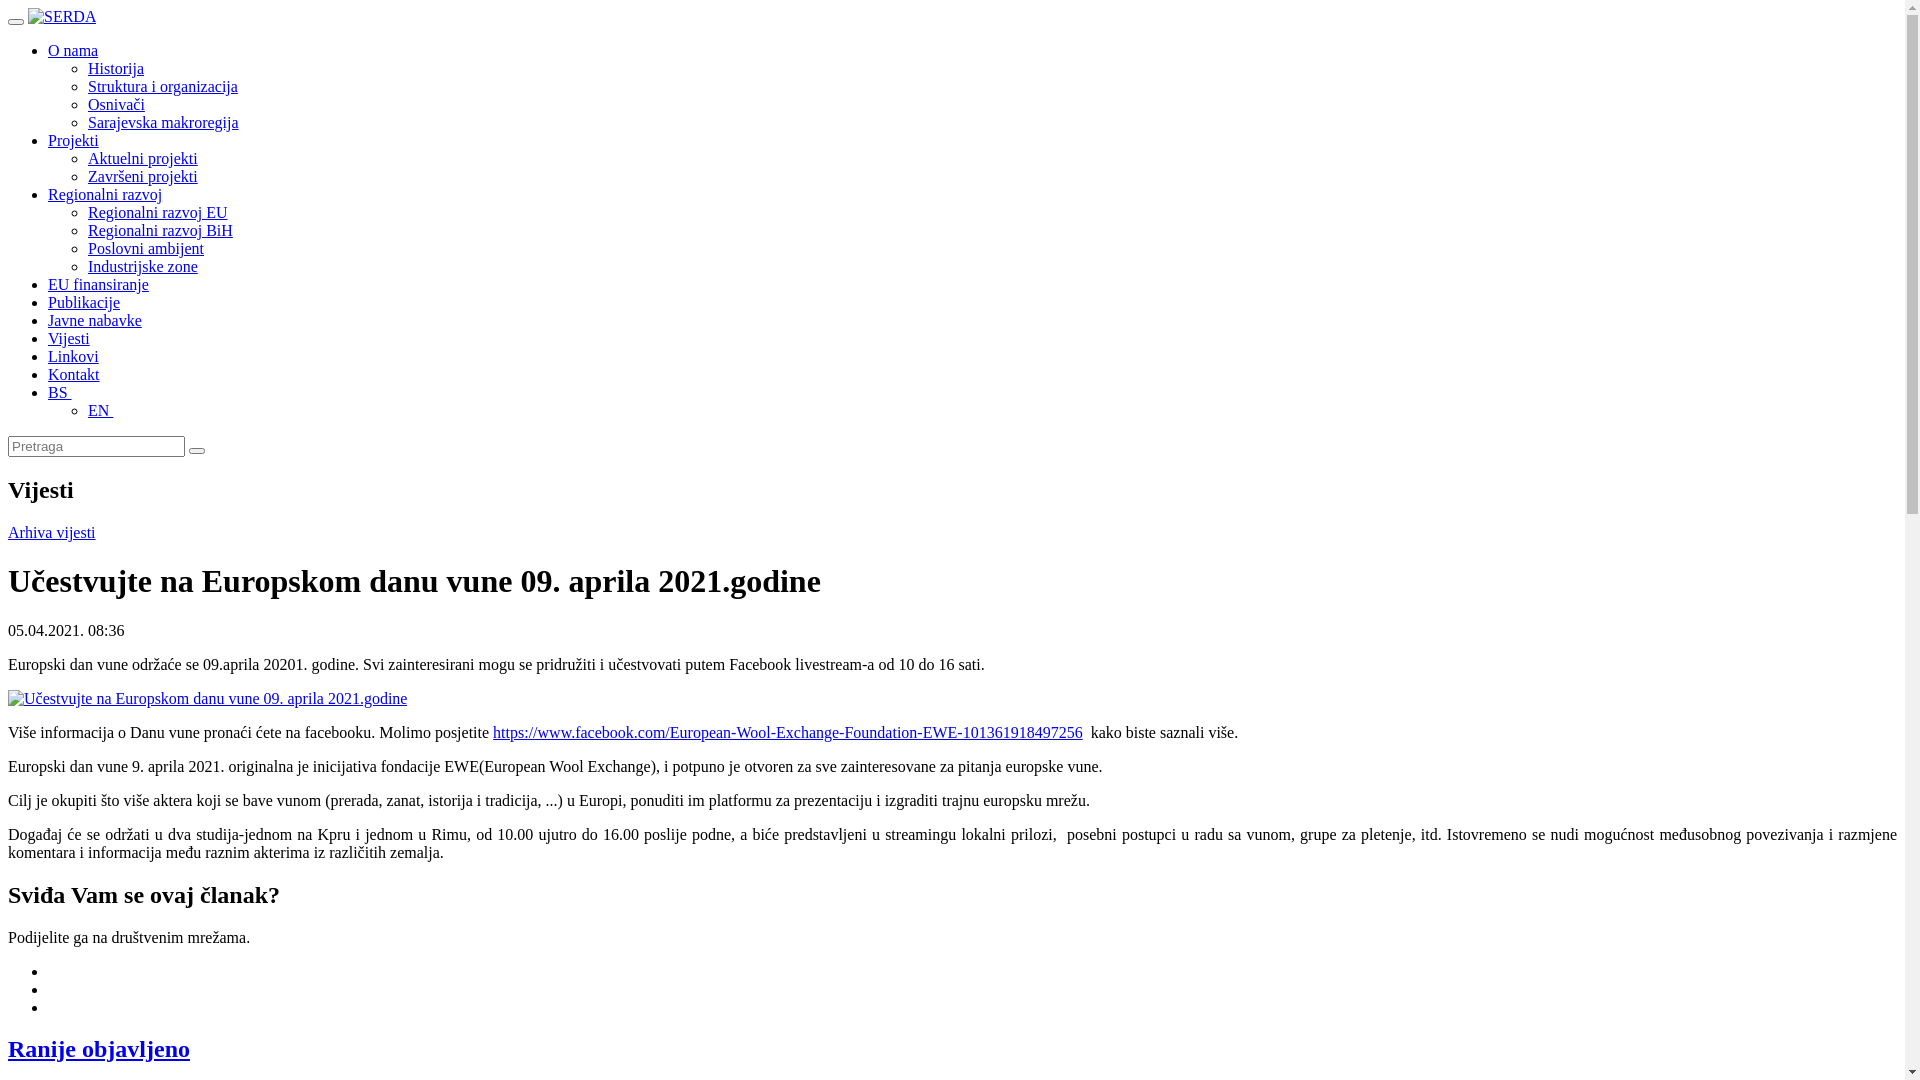 The image size is (1920, 1080). I want to click on 'Regionalni razvoj EU', so click(157, 212).